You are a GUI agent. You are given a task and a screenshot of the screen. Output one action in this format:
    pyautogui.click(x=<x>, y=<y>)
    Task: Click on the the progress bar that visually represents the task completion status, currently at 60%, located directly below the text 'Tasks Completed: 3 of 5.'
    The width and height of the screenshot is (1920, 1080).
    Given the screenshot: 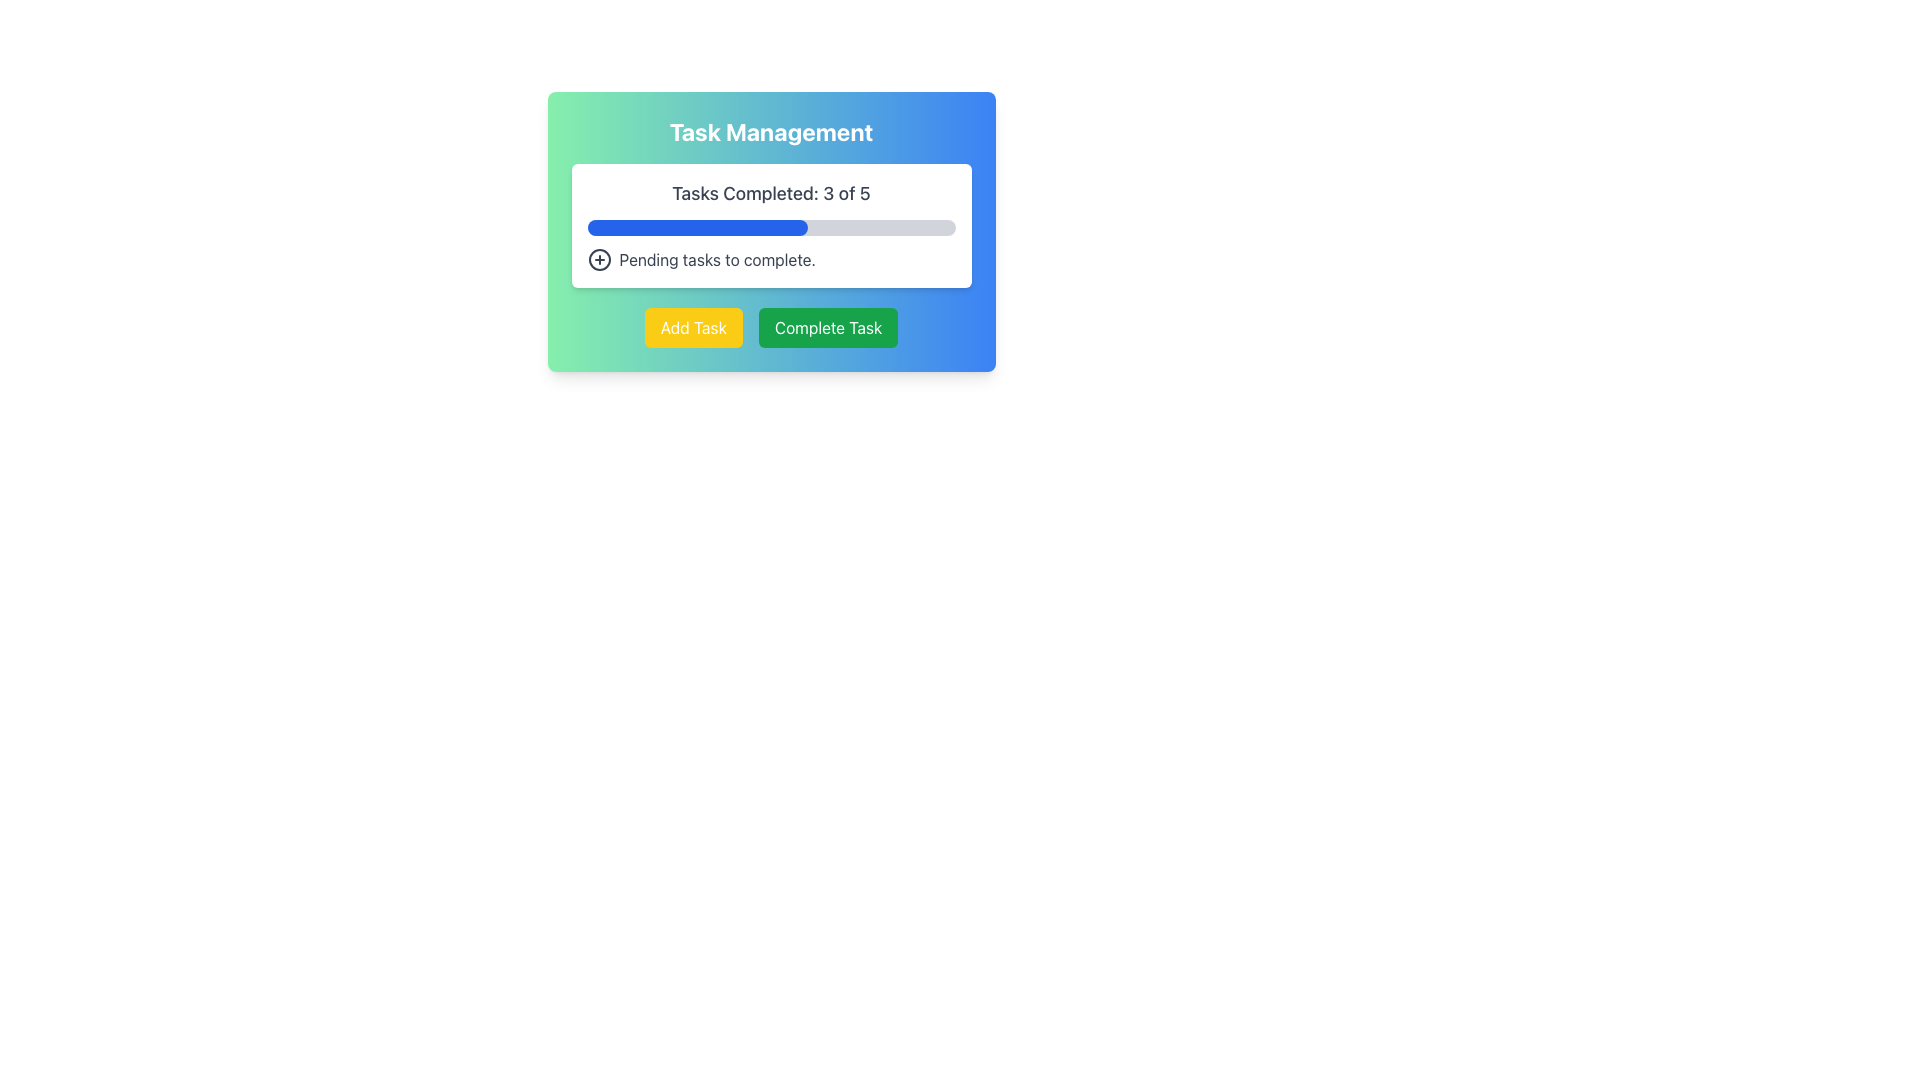 What is the action you would take?
    pyautogui.click(x=770, y=226)
    